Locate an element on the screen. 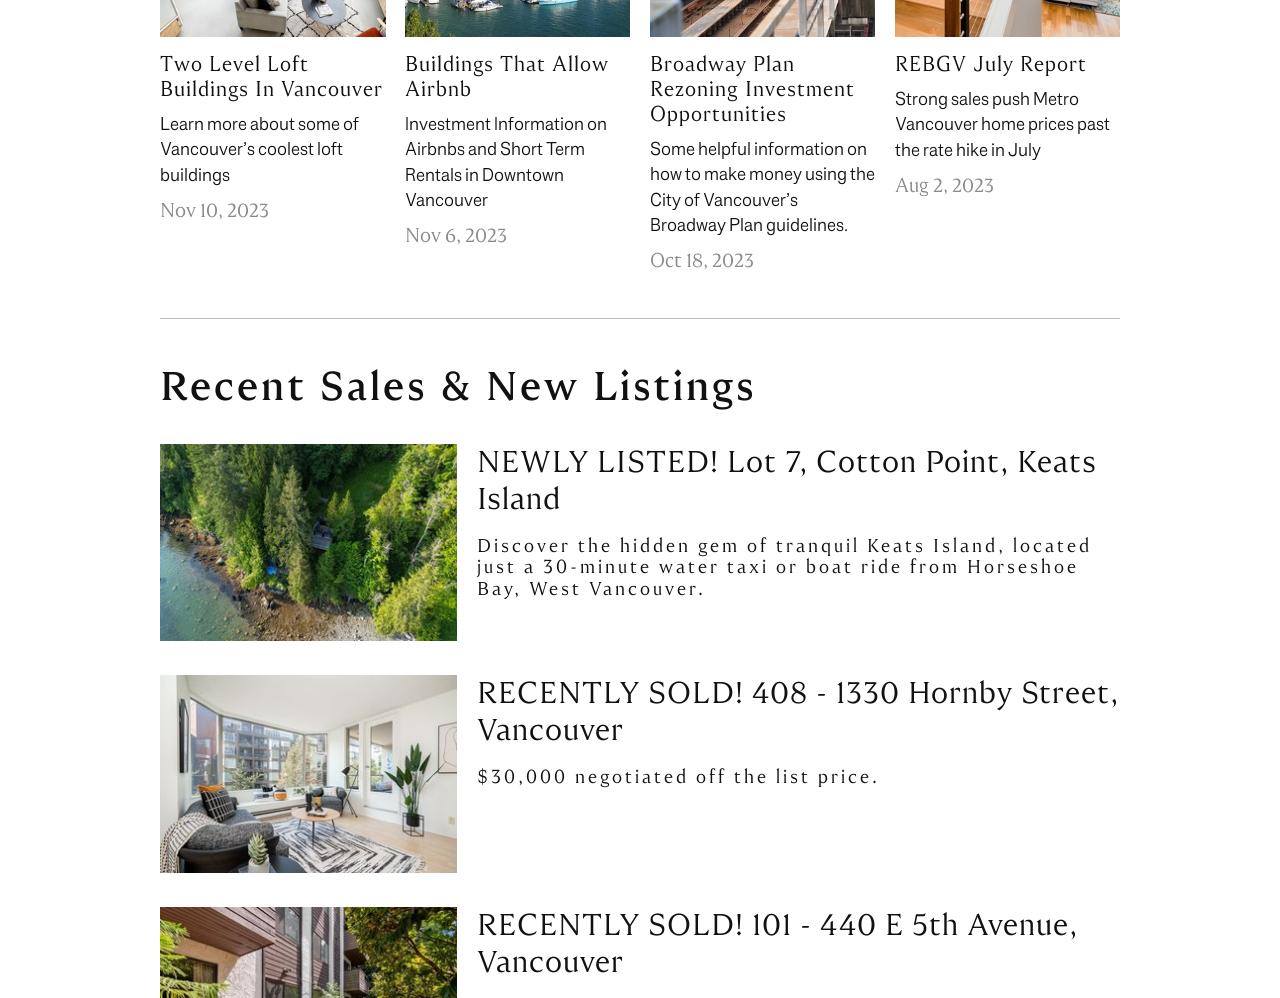  'Buildings That Allow Airbnb' is located at coordinates (505, 75).